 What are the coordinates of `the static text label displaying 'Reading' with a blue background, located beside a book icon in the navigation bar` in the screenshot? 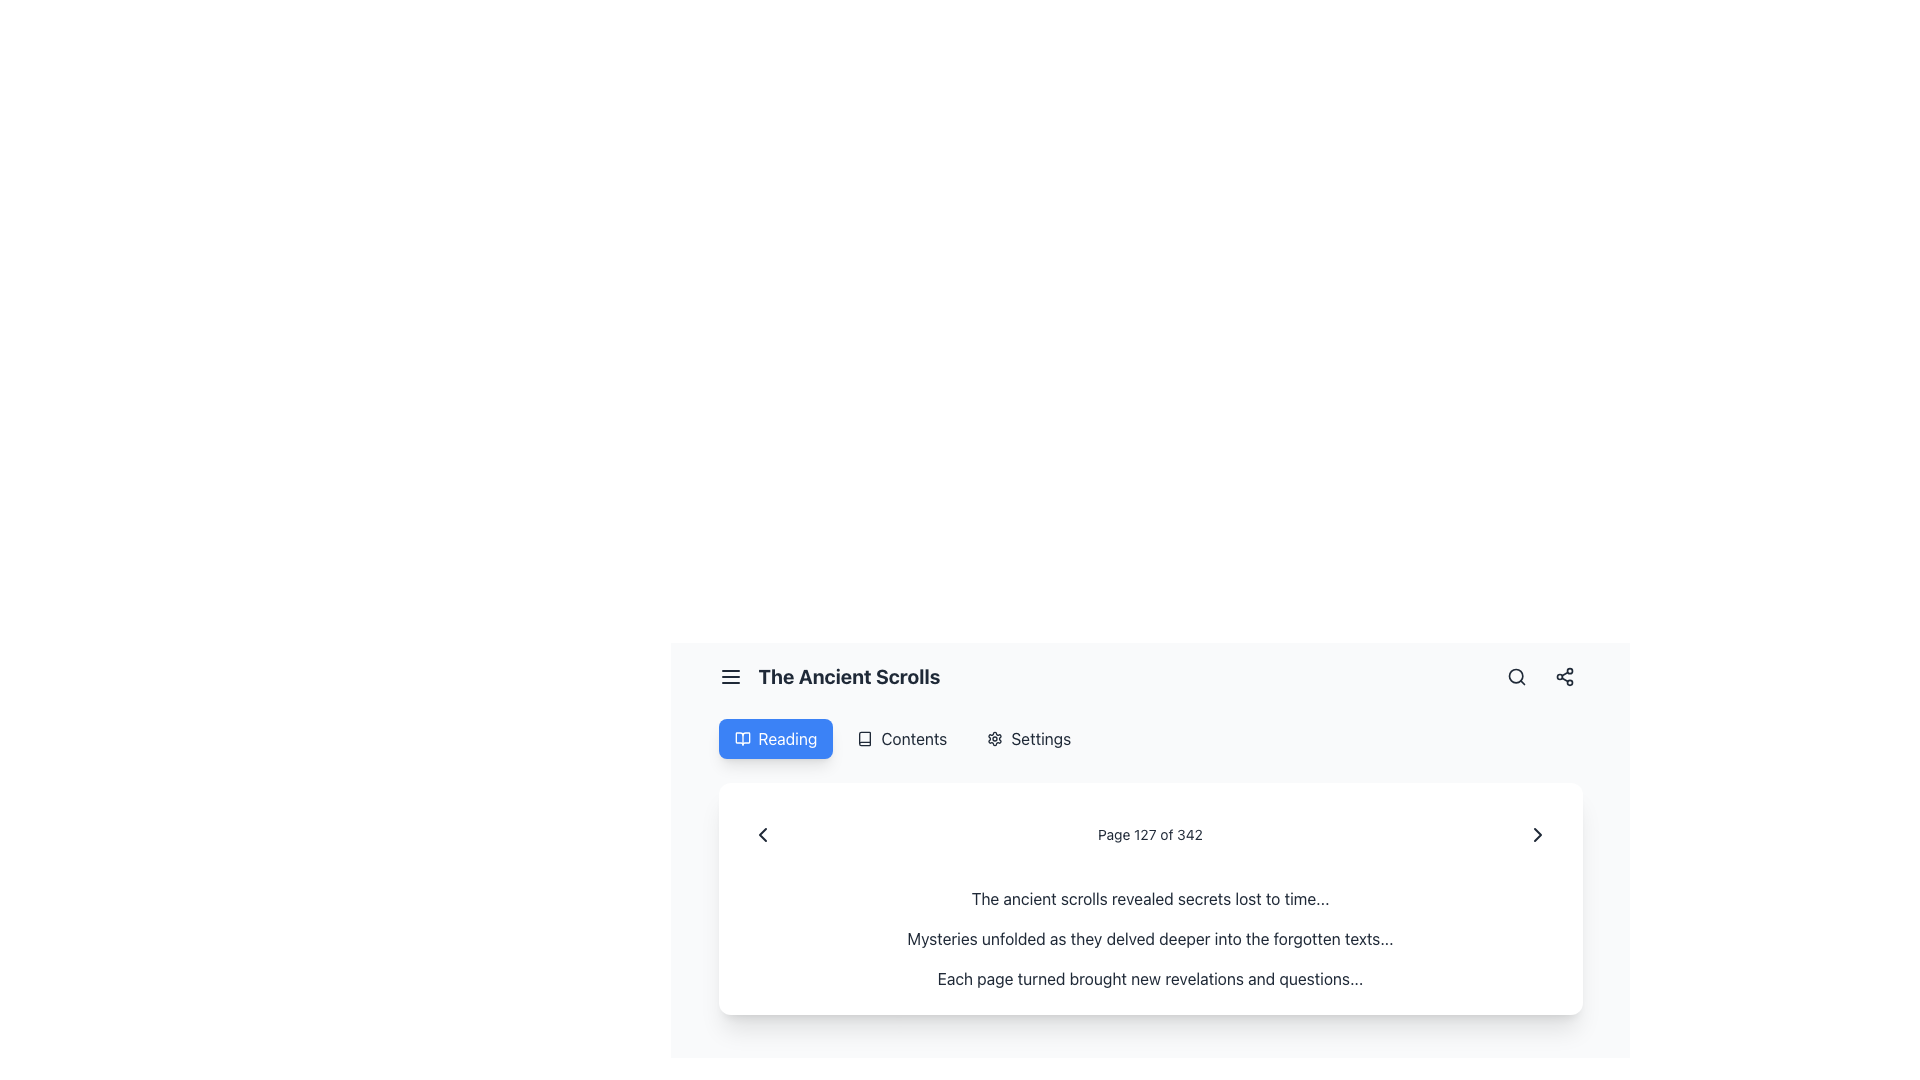 It's located at (786, 739).